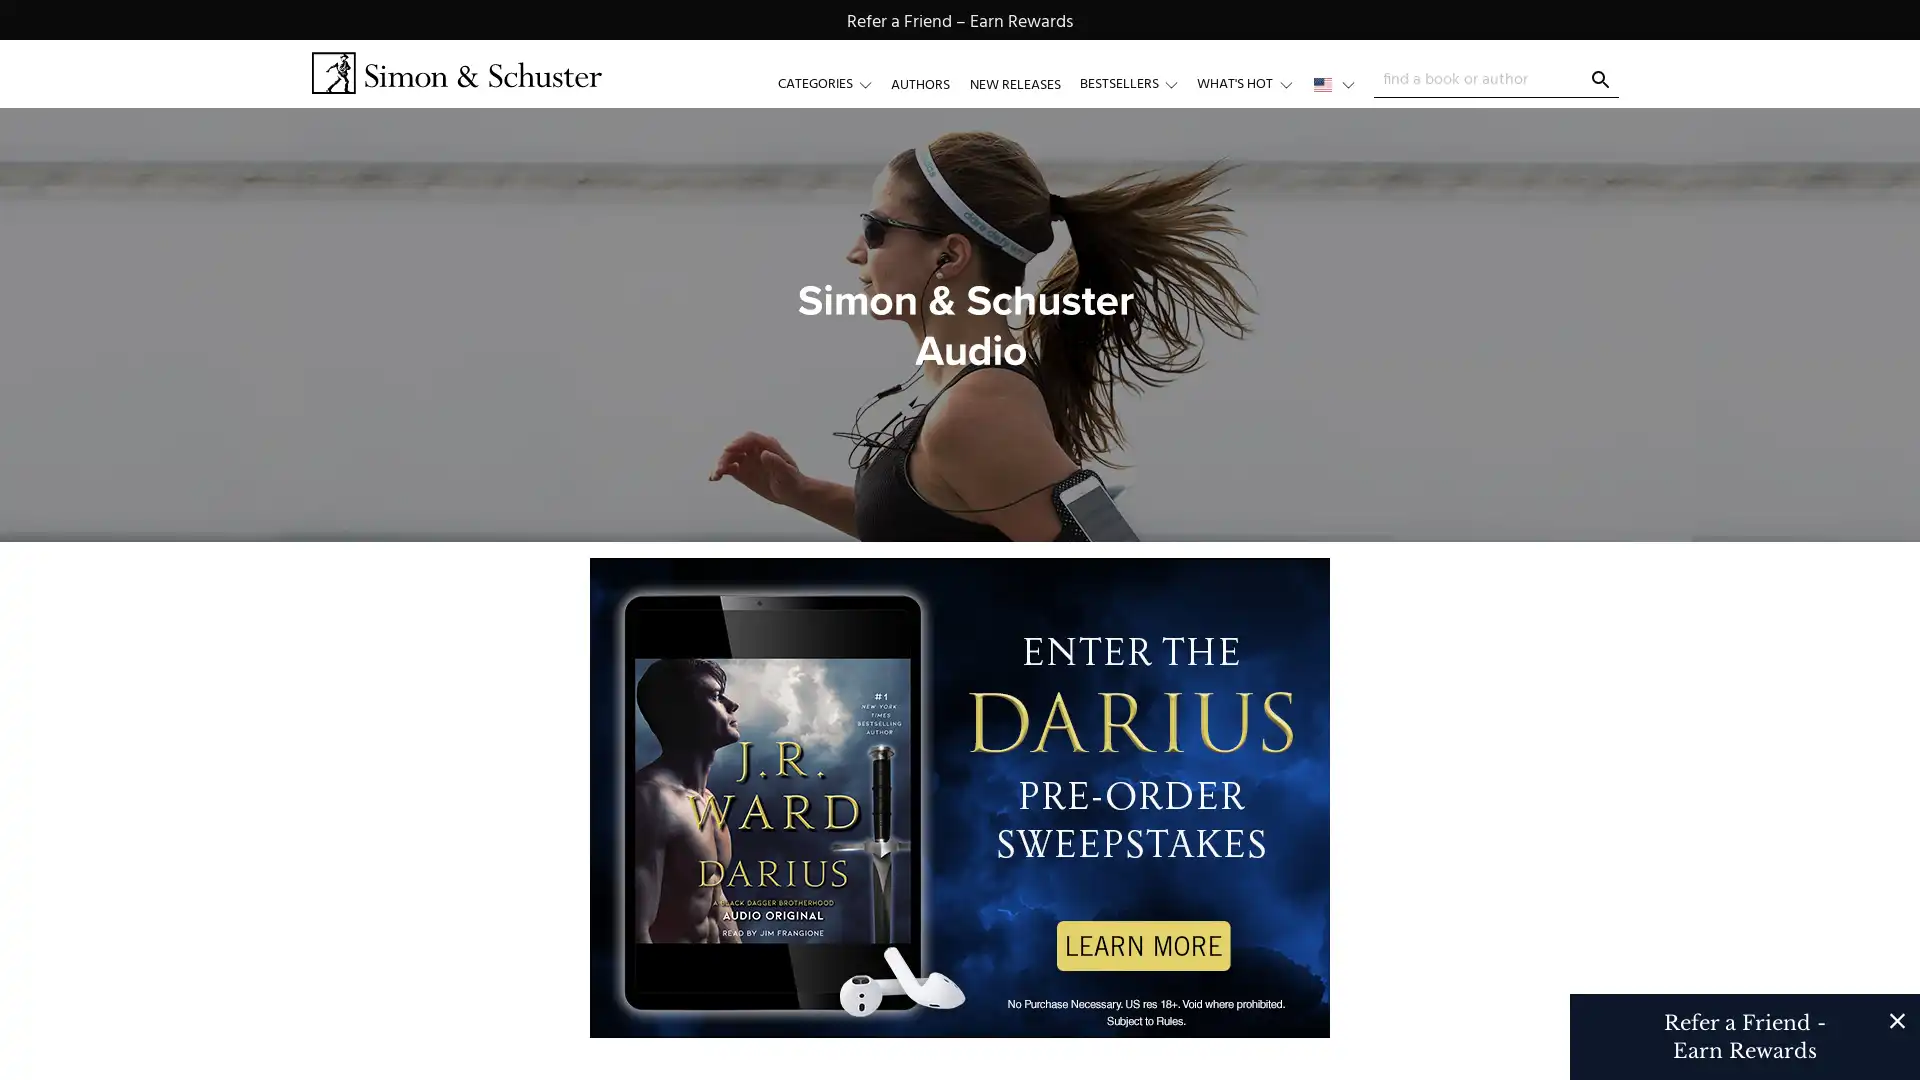 The image size is (1920, 1080). What do you see at coordinates (919, 83) in the screenshot?
I see `AUTHORS` at bounding box center [919, 83].